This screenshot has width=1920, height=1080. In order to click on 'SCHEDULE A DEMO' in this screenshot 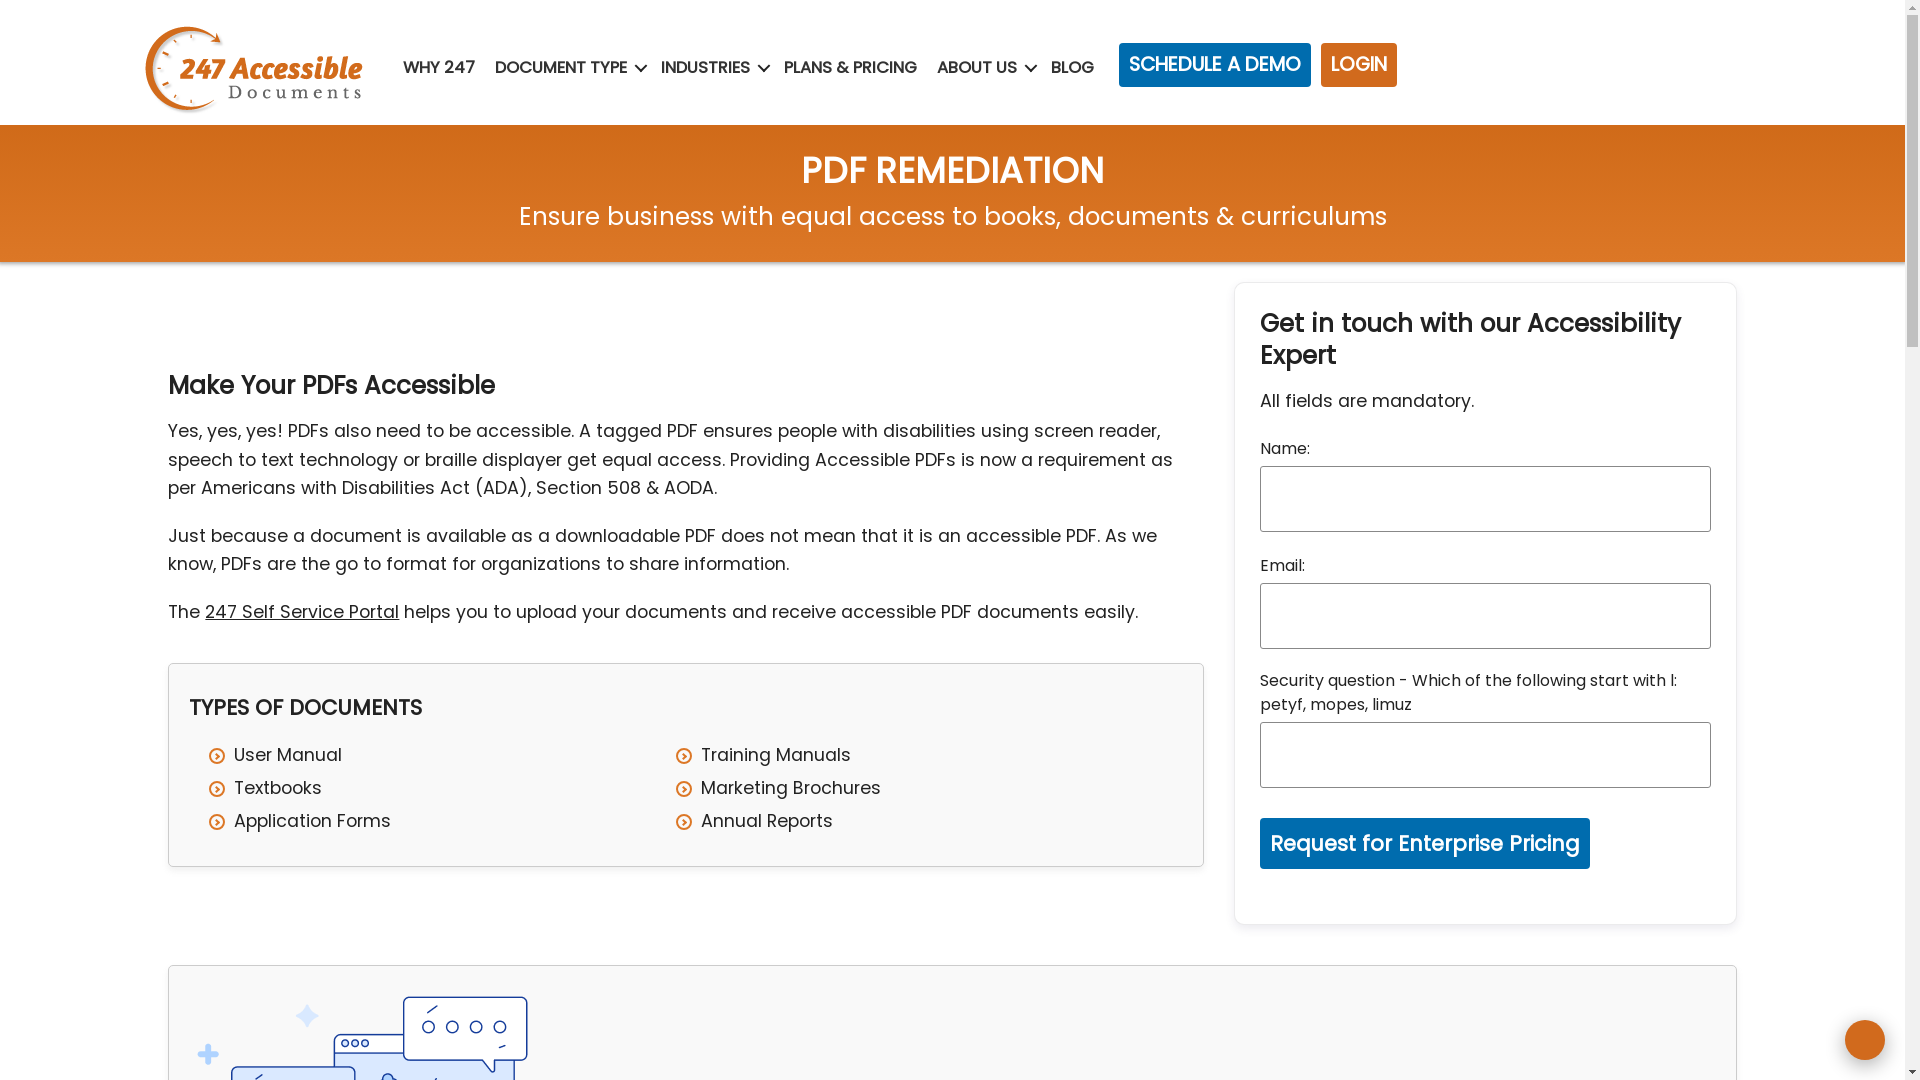, I will do `click(1213, 64)`.